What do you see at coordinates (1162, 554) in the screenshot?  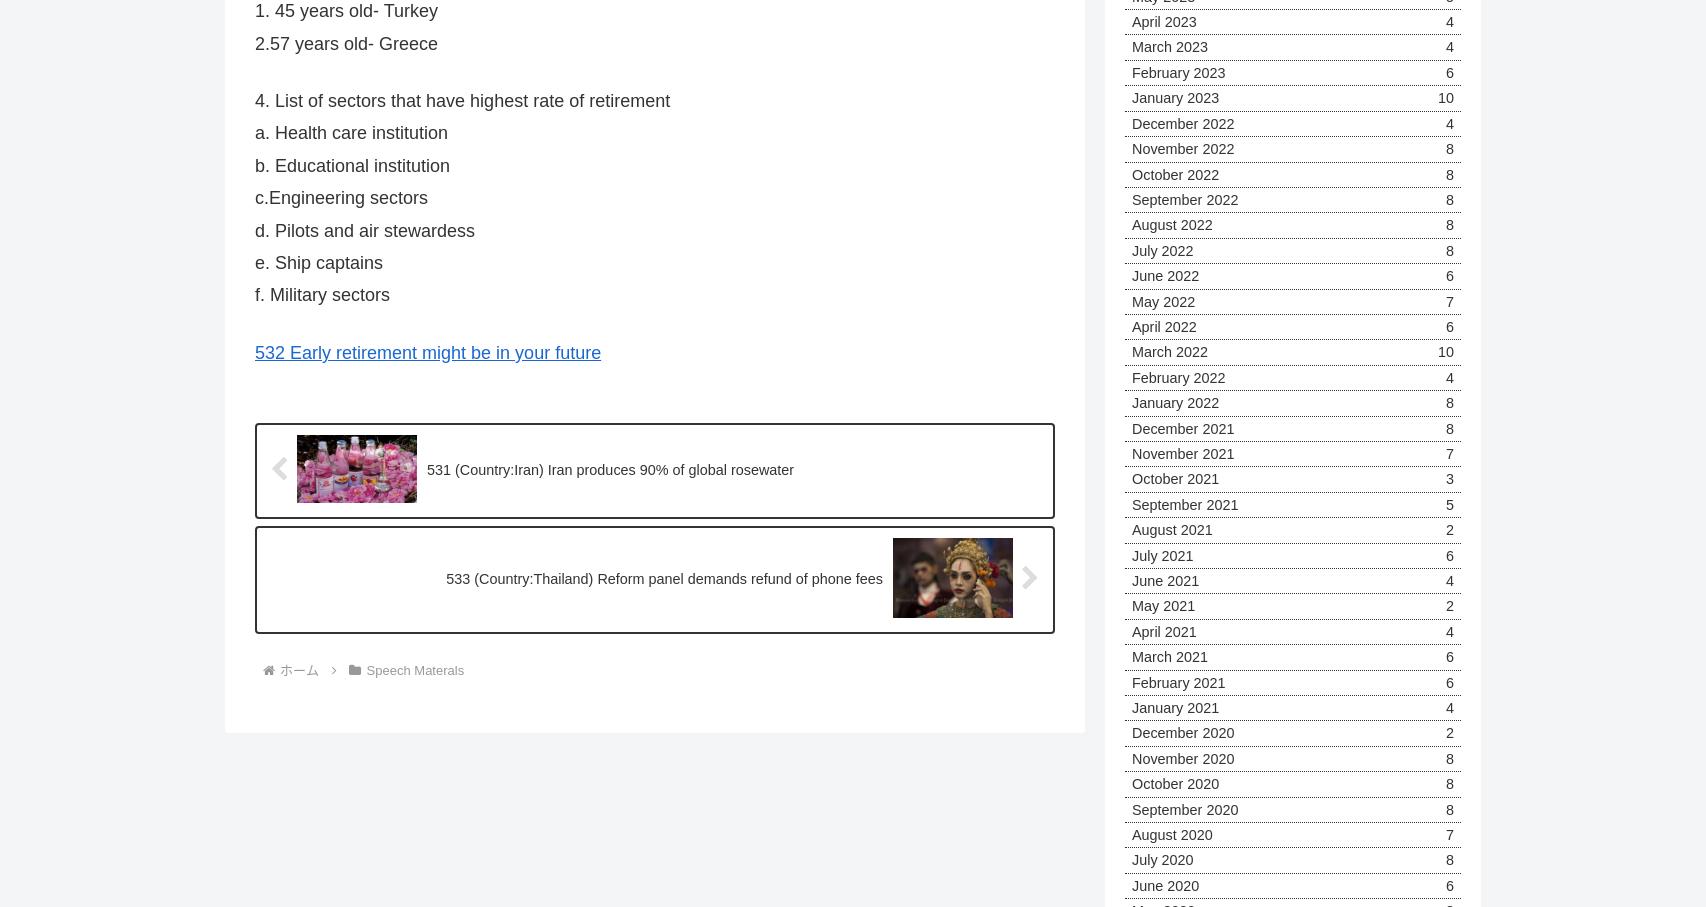 I see `'July 2021'` at bounding box center [1162, 554].